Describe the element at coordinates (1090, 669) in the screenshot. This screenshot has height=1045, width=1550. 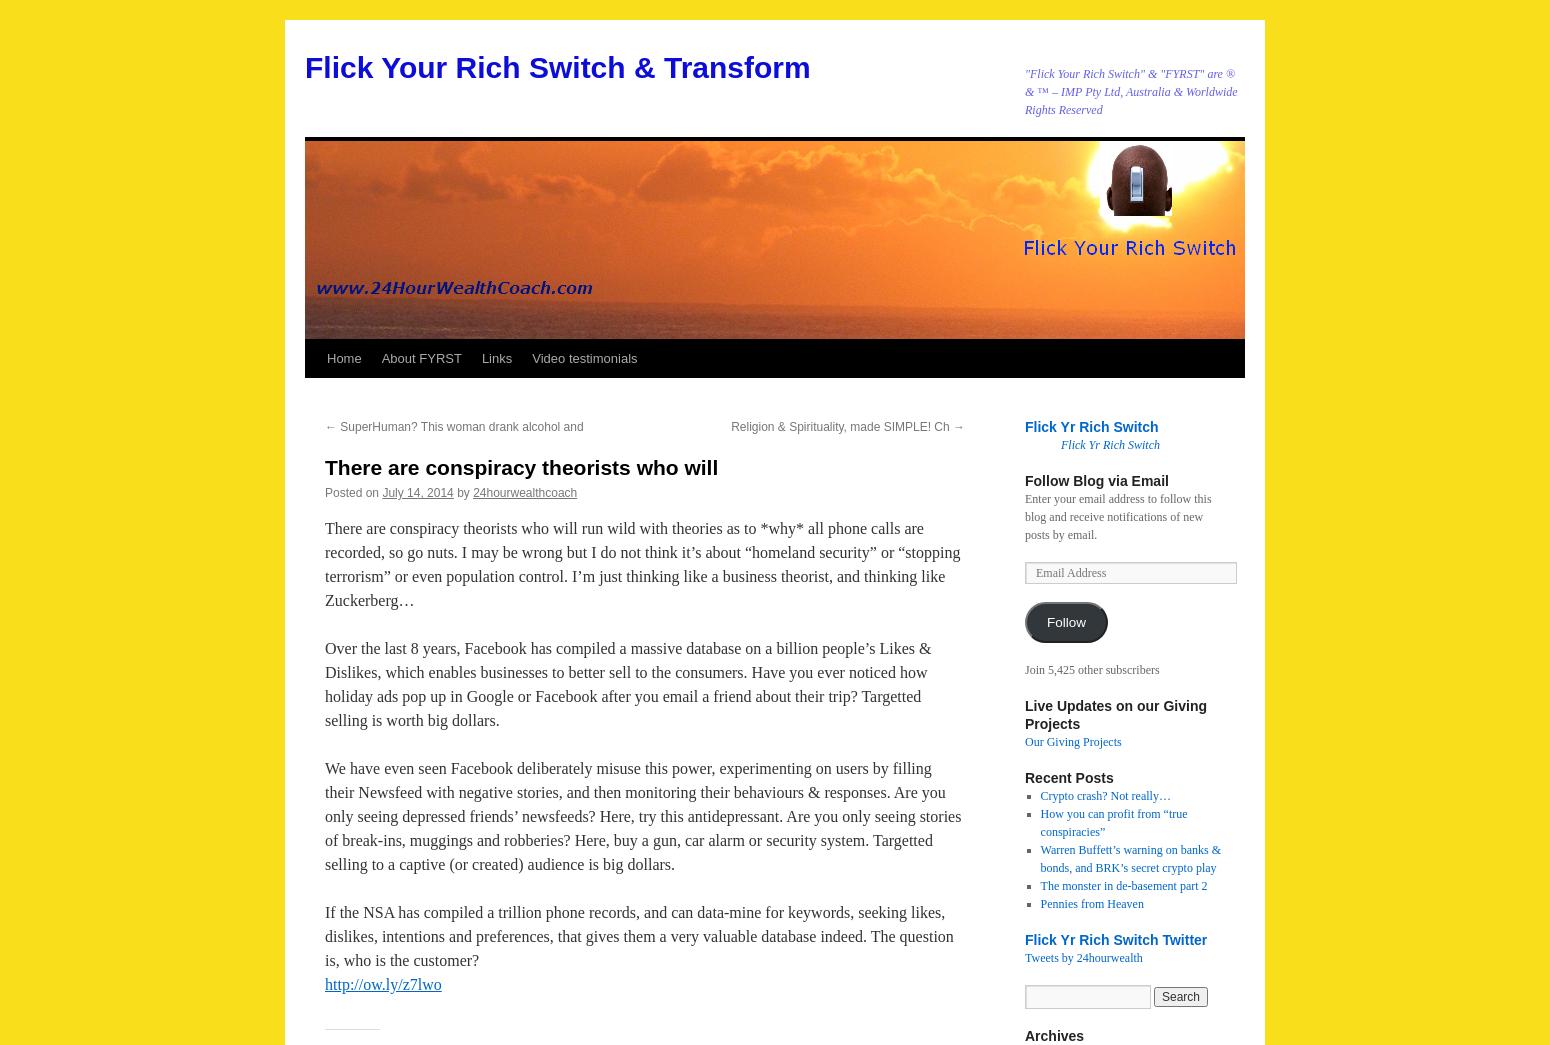
I see `'Join 5,425 other subscribers'` at that location.